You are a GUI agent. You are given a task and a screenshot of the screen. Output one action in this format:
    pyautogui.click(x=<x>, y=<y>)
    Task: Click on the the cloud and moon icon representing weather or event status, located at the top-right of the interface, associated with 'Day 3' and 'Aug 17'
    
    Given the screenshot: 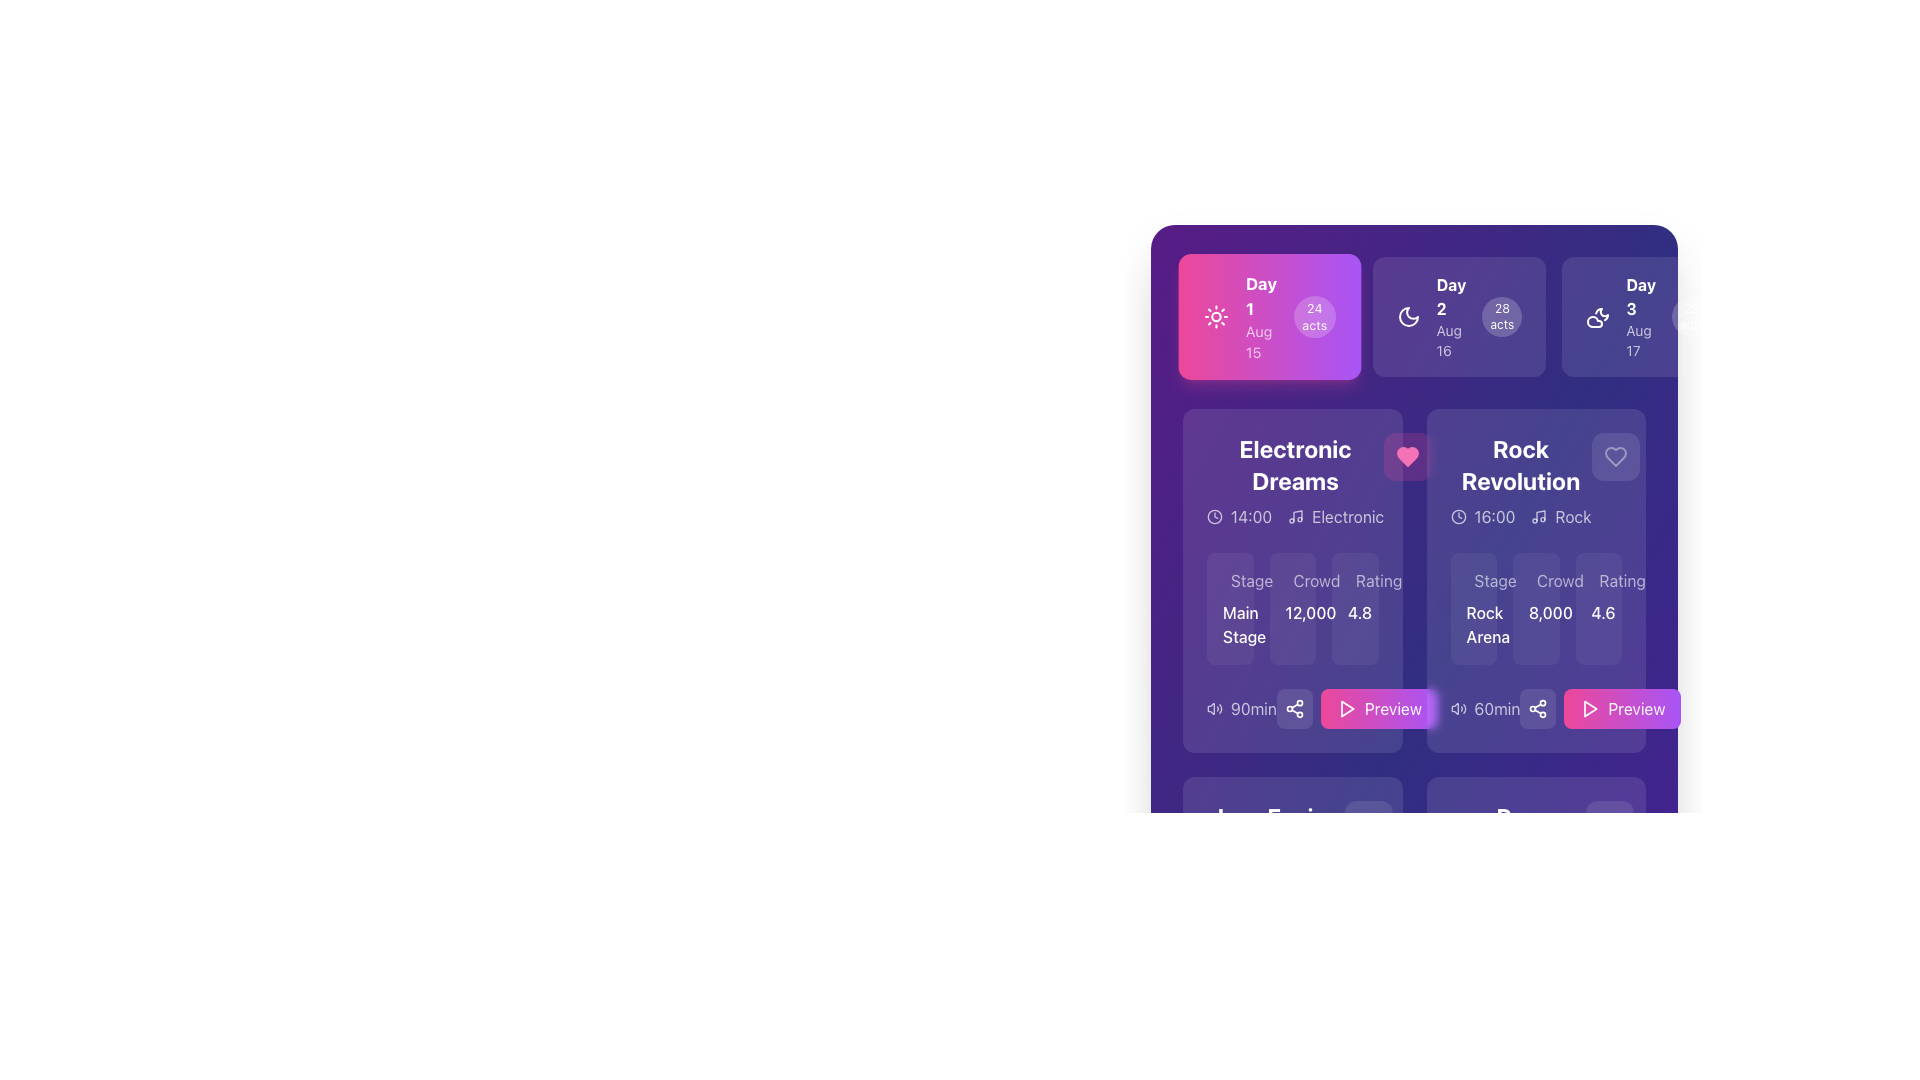 What is the action you would take?
    pyautogui.click(x=1597, y=315)
    